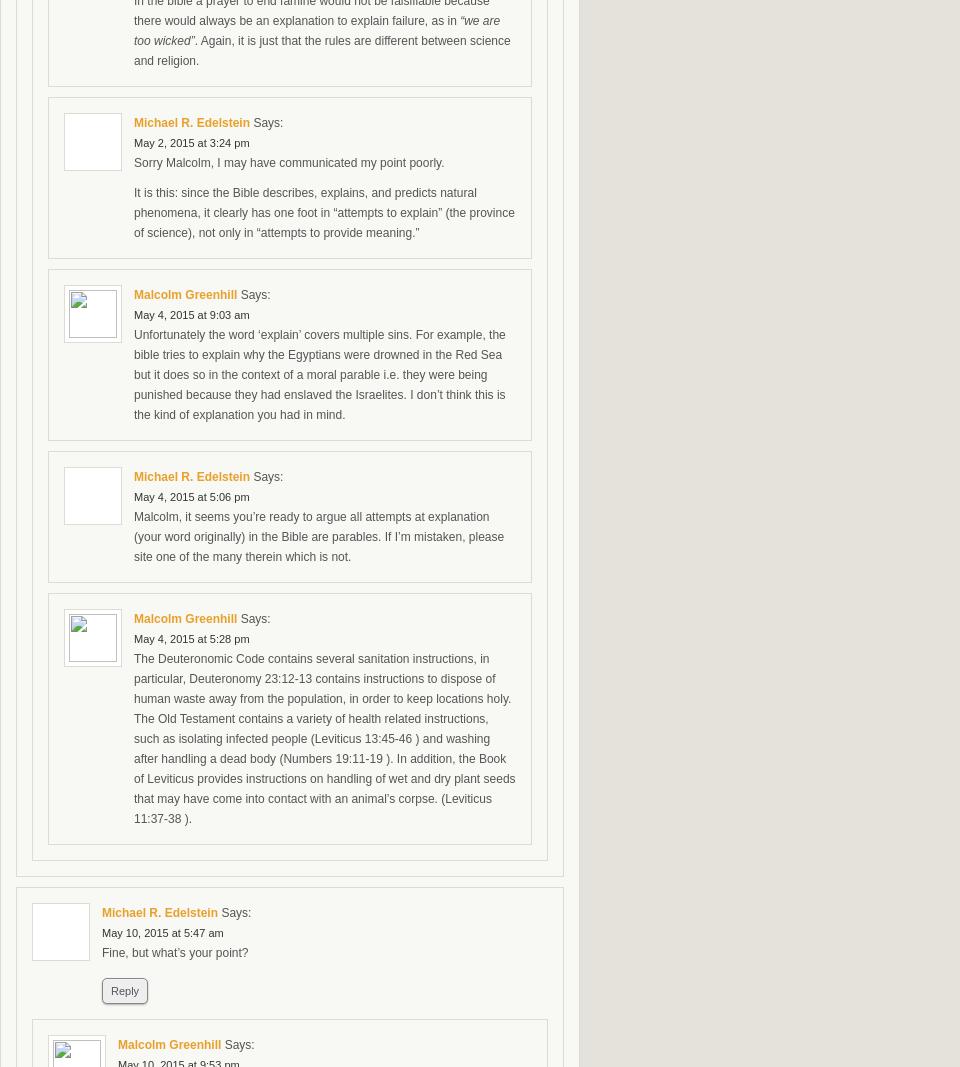 The height and width of the screenshot is (1067, 960). I want to click on 'The Old Testament contains a variety of health related instructions, such as isolating infected people (Leviticus 13:45-46 ) and washing after handling a dead body (Numbers 19:11-19 ). In addition, the Book of Leviticus provides instructions on handling of wet and dry plant seeds that may have come into contact with an animal’s corpse. (Leviticus 11:37-38 ).', so click(324, 767).